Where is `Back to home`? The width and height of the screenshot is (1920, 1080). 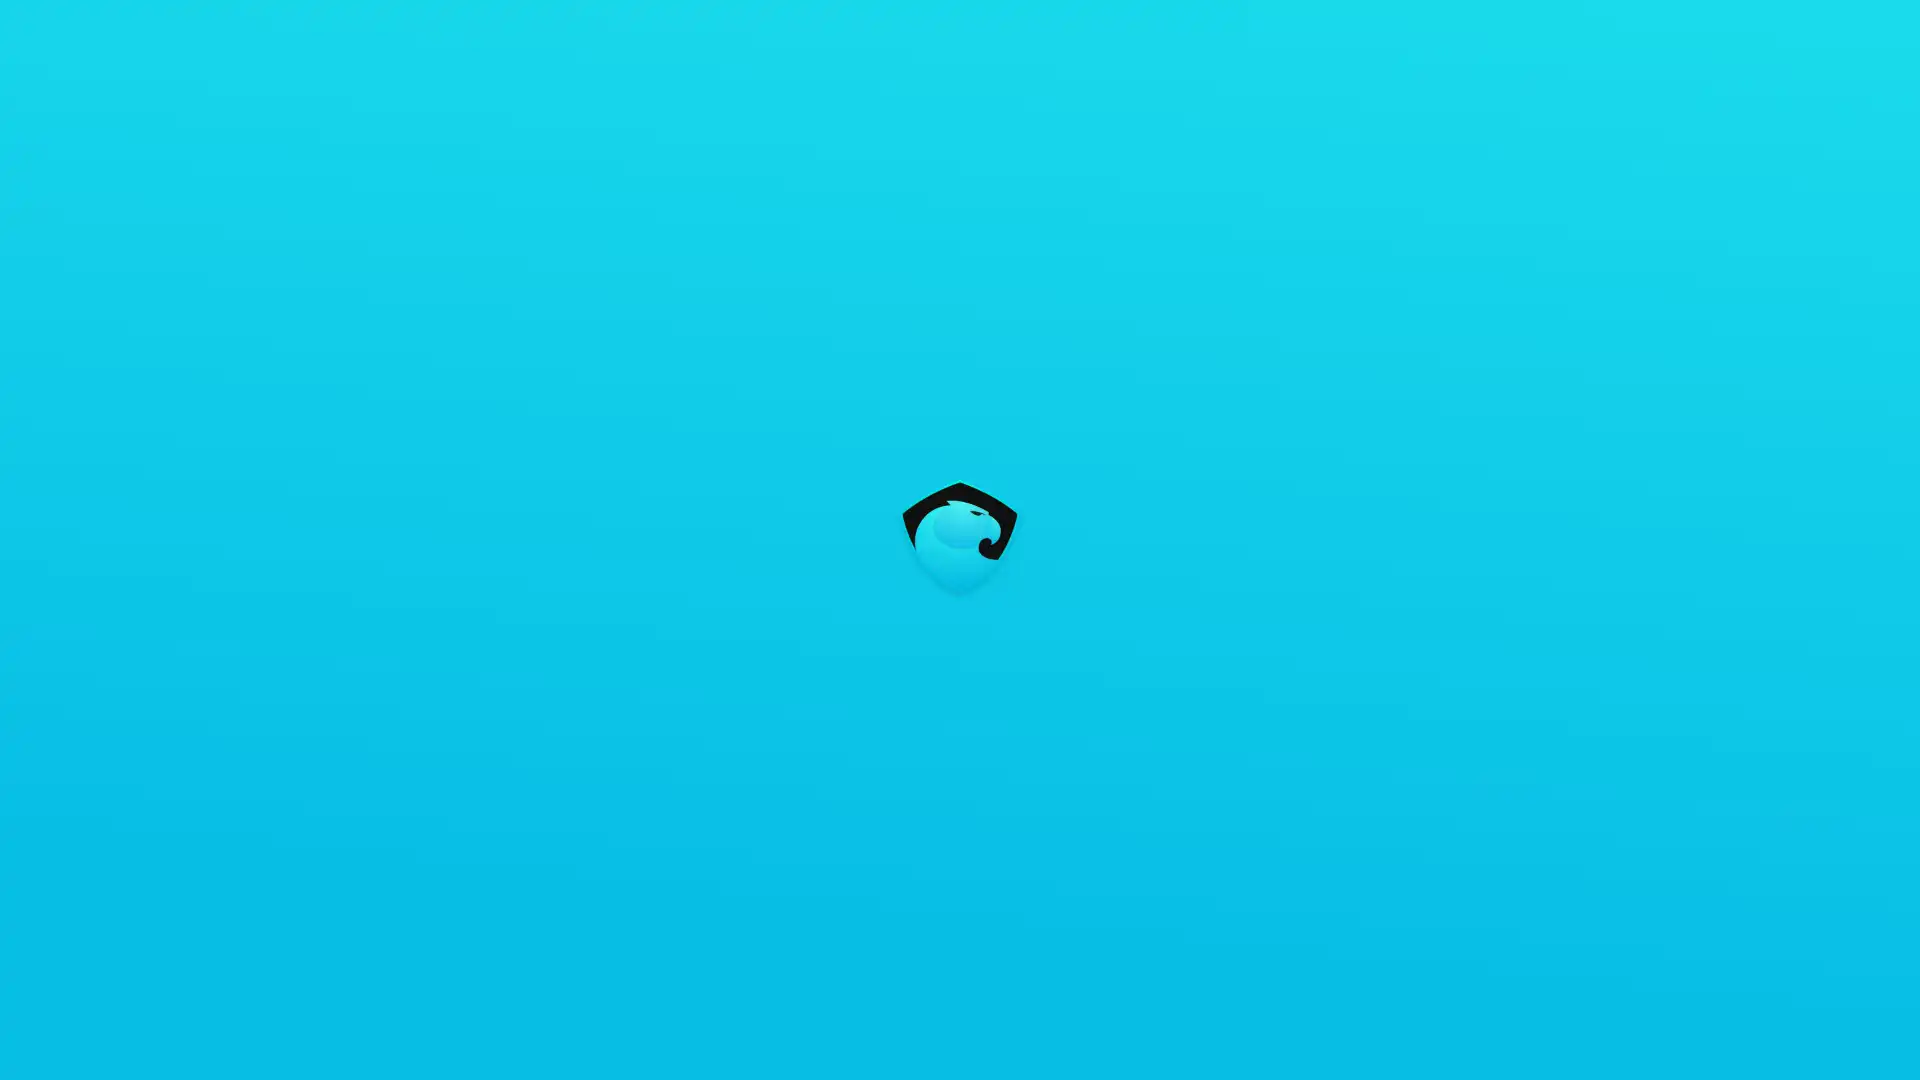
Back to home is located at coordinates (33, 32).